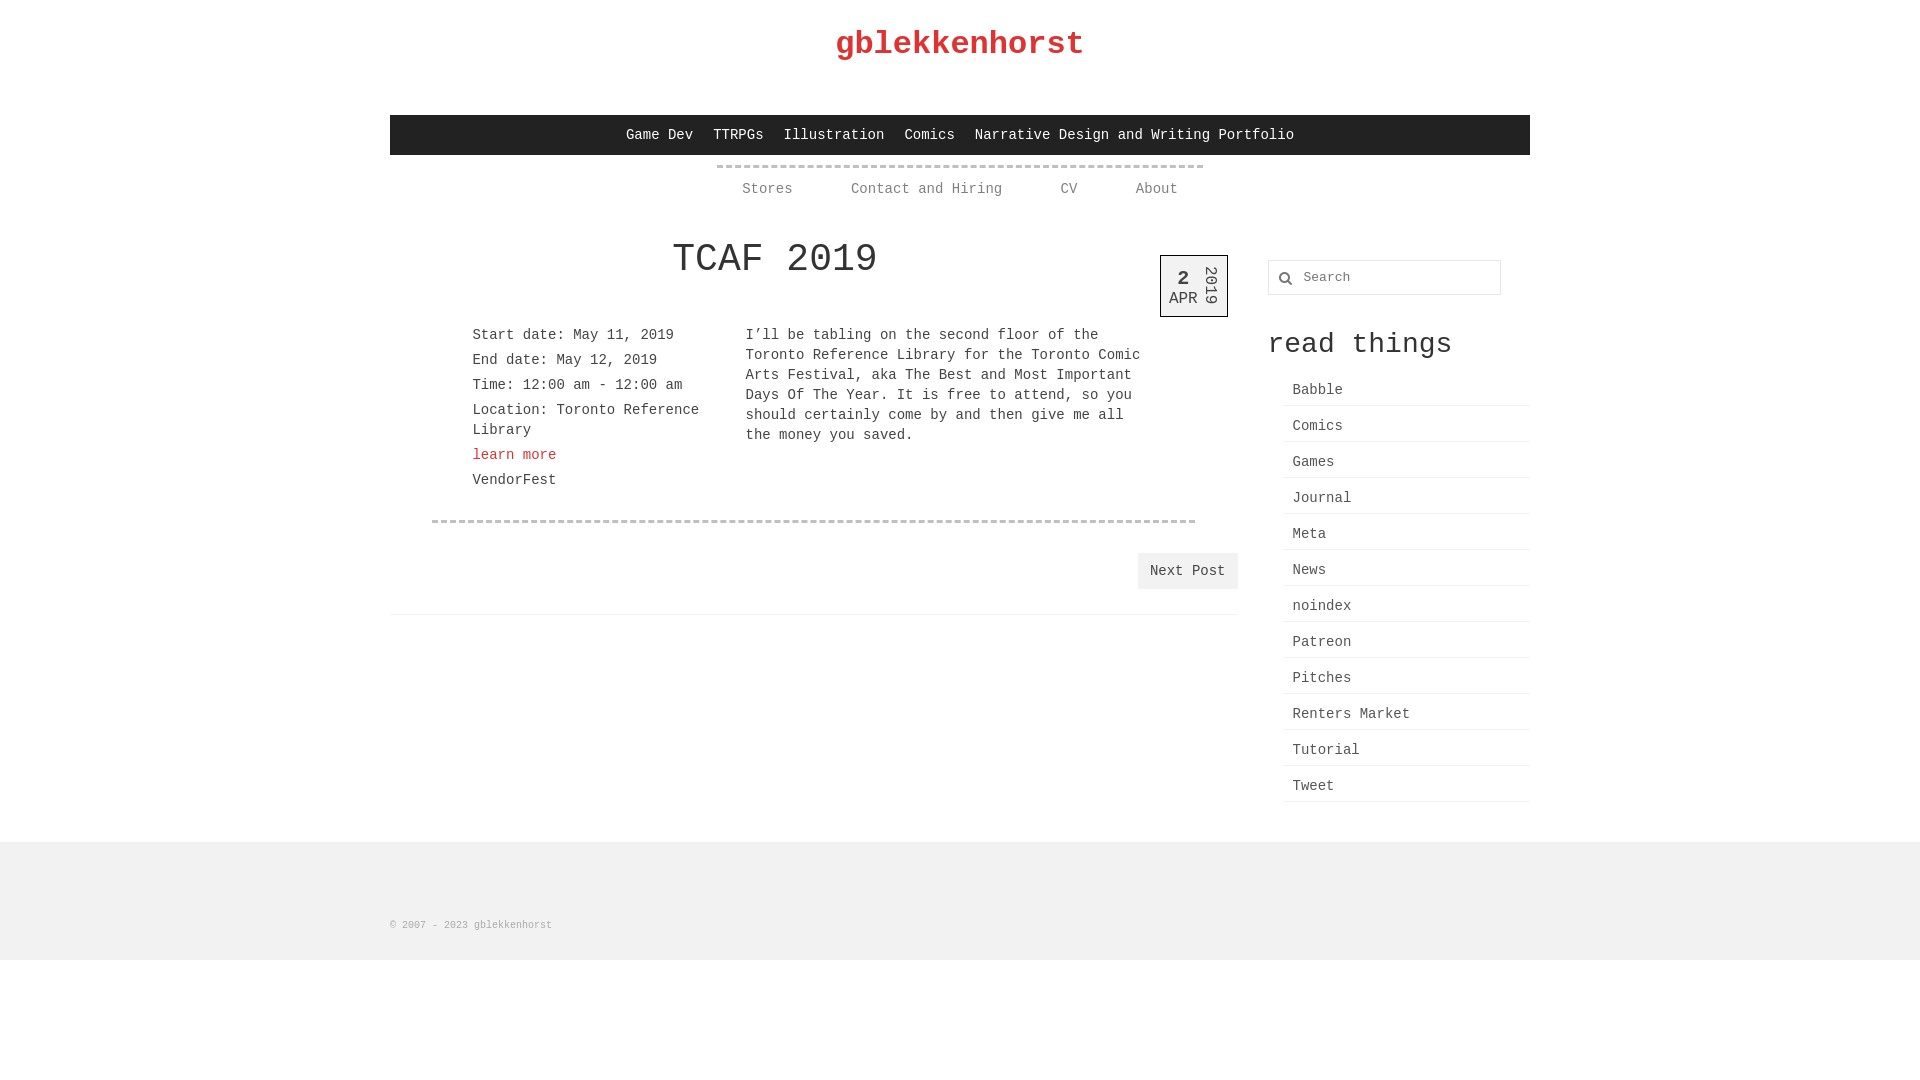 This screenshot has height=1080, width=1920. Describe the element at coordinates (834, 135) in the screenshot. I see `'Illustration'` at that location.